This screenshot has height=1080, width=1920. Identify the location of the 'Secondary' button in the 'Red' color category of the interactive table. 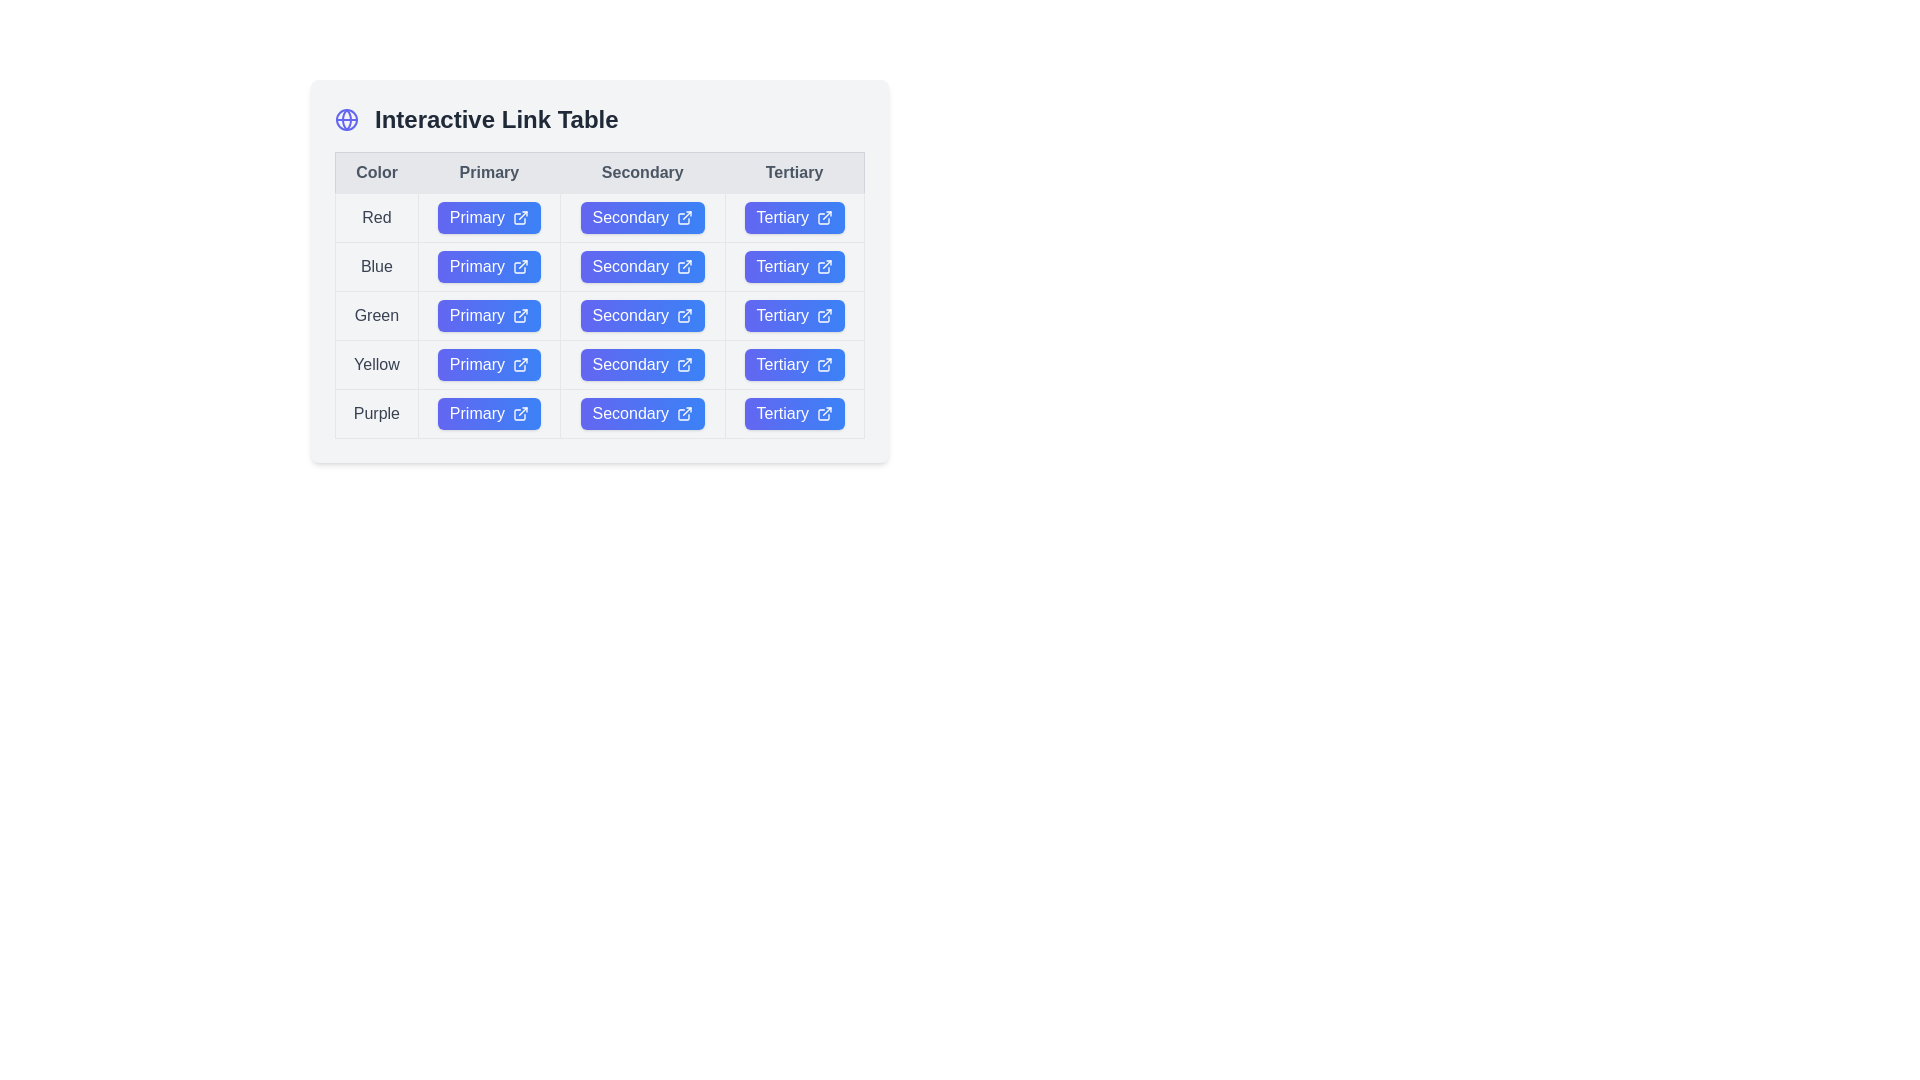
(599, 218).